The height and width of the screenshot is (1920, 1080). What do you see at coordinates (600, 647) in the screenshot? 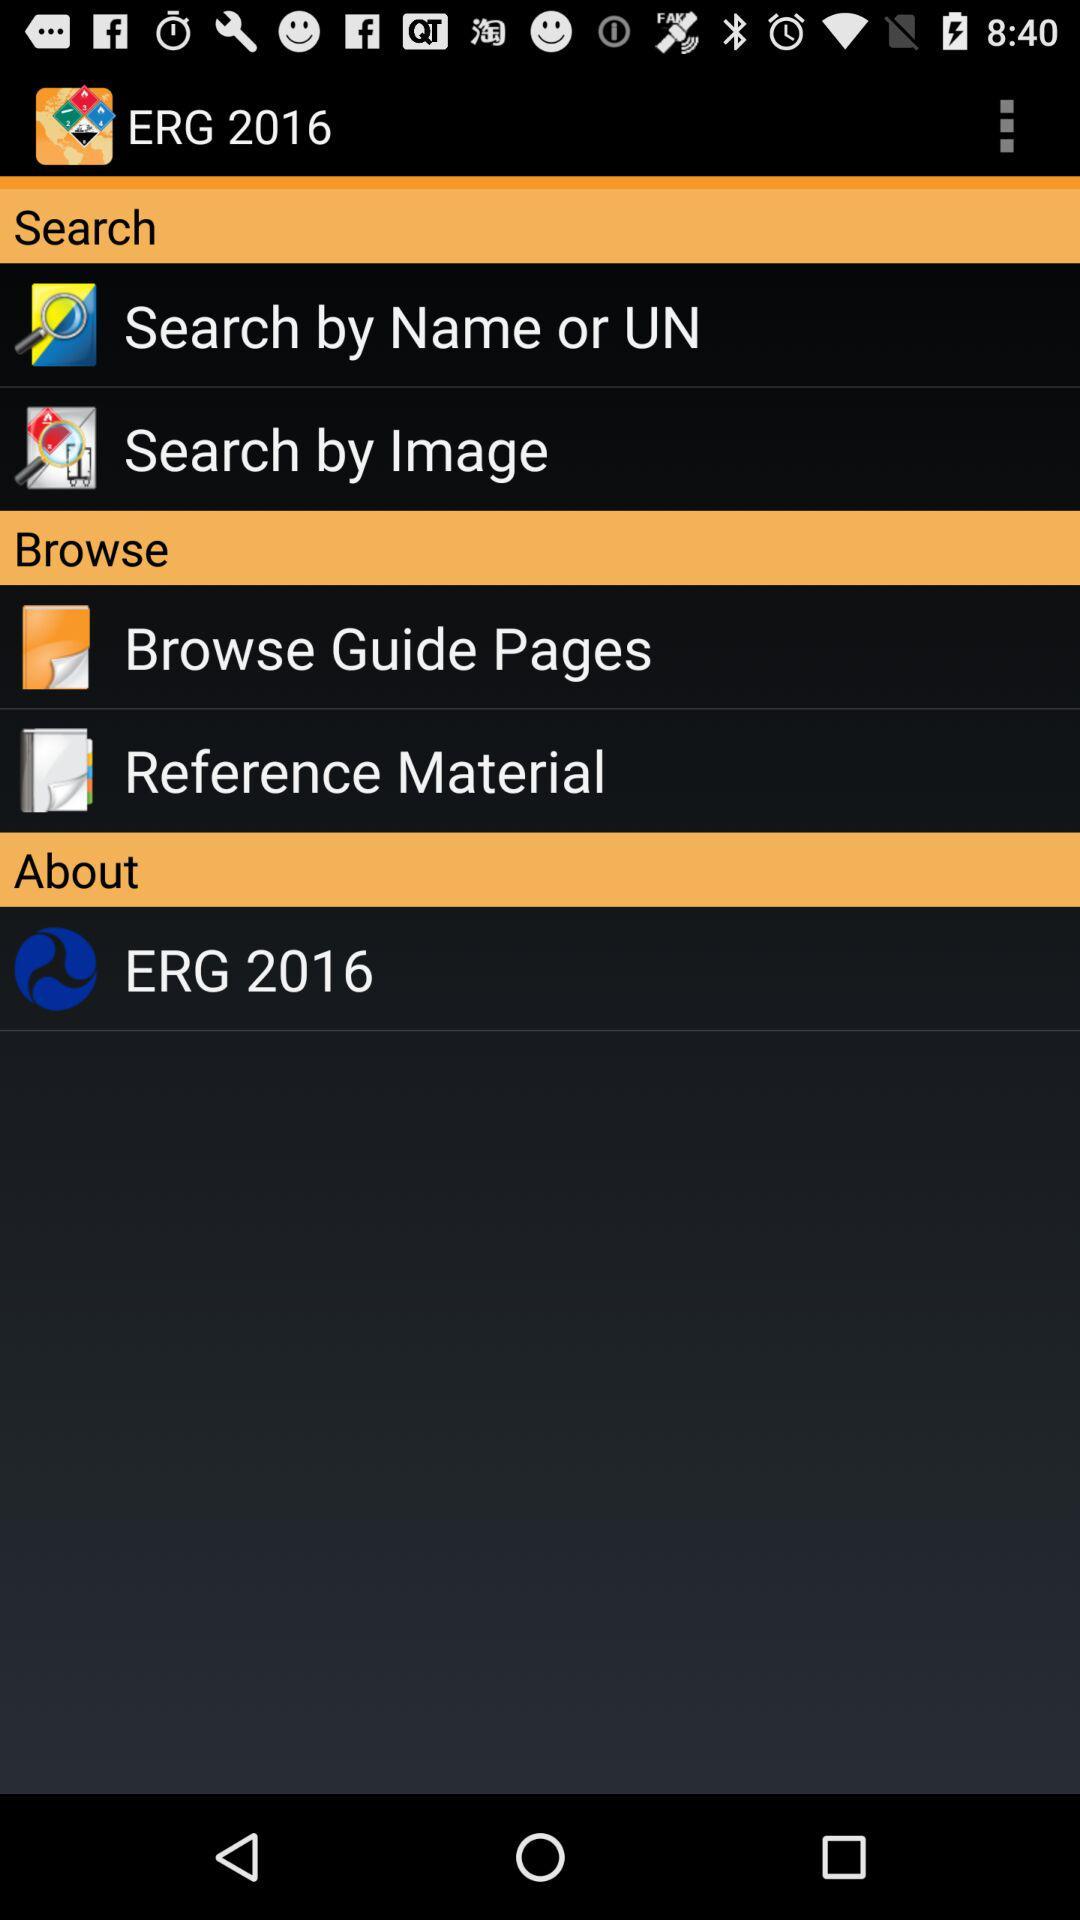
I see `the item below the browse item` at bounding box center [600, 647].